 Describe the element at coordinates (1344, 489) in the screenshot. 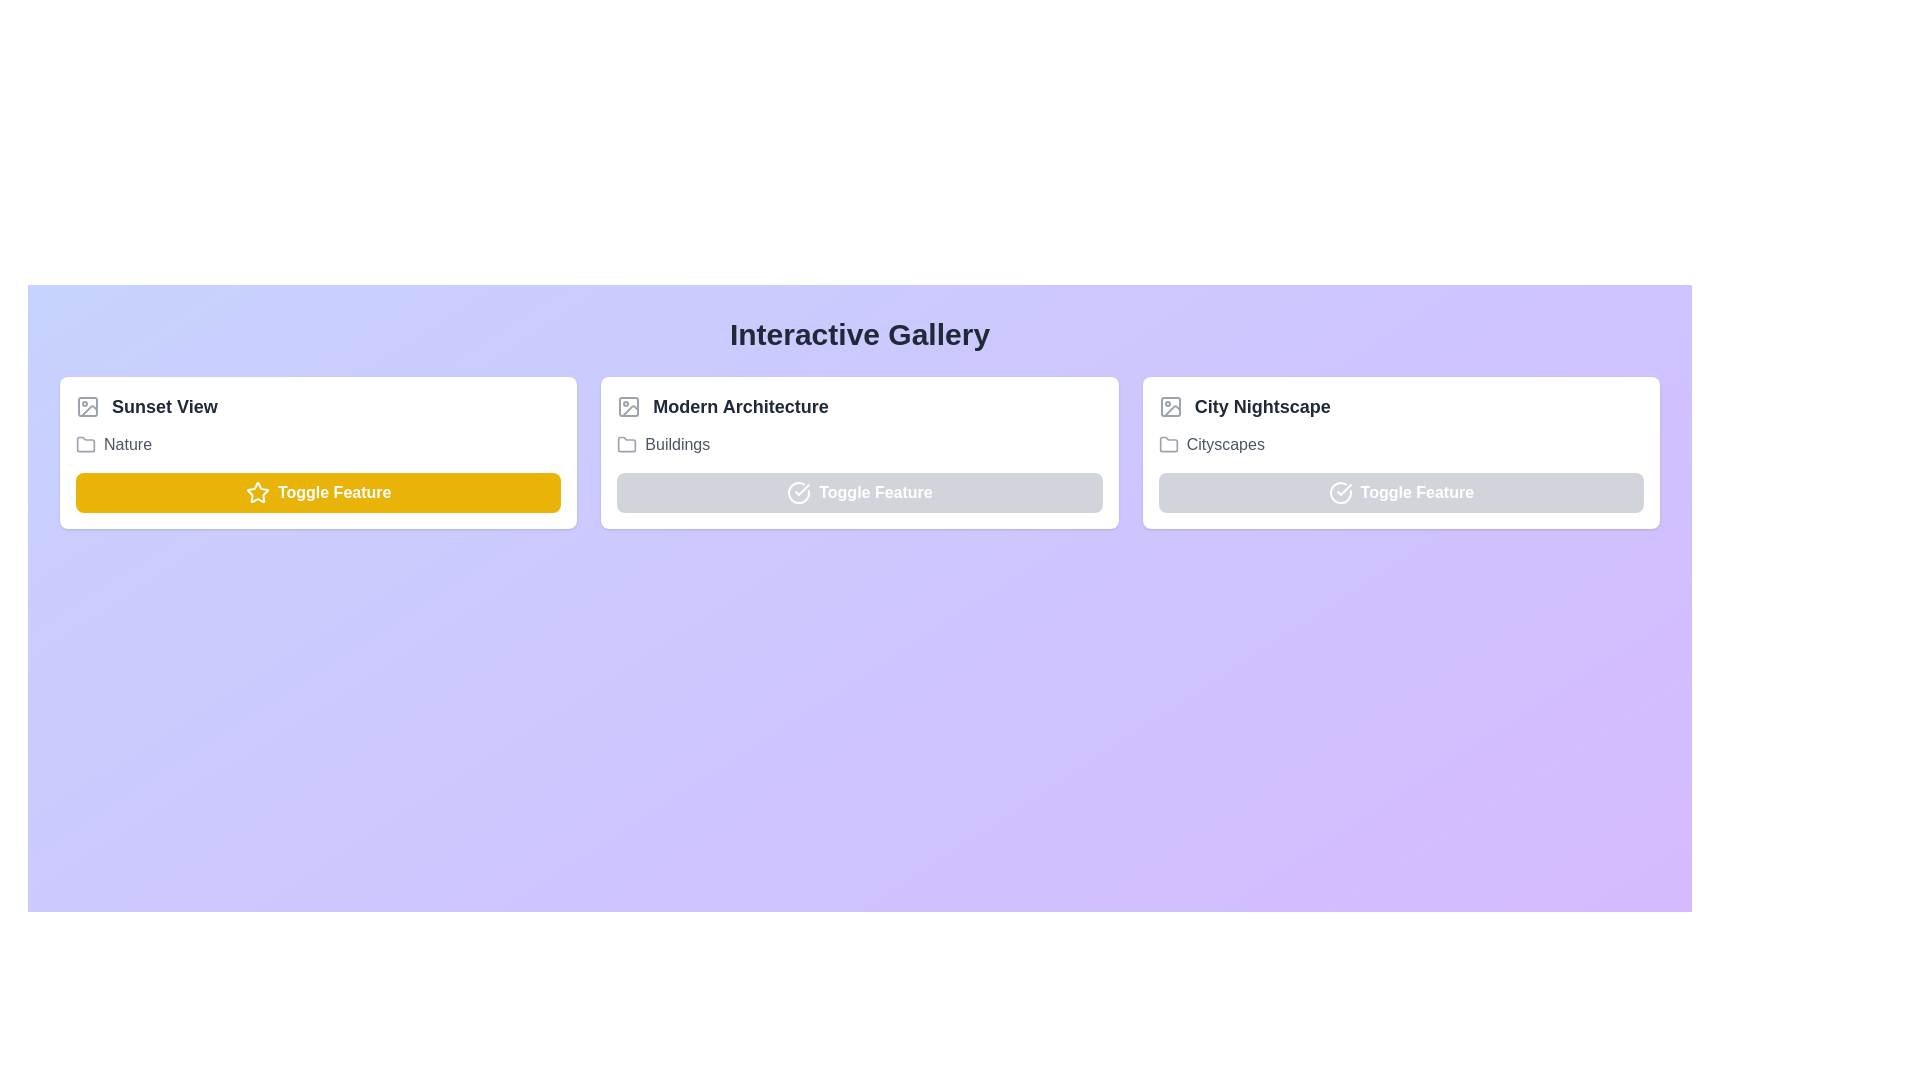

I see `the checkmark icon inside the SVG graphic representing an active state for the 'Toggle Feature' button in the 'City Nightscape' section of the 'Interactive Gallery'` at that location.